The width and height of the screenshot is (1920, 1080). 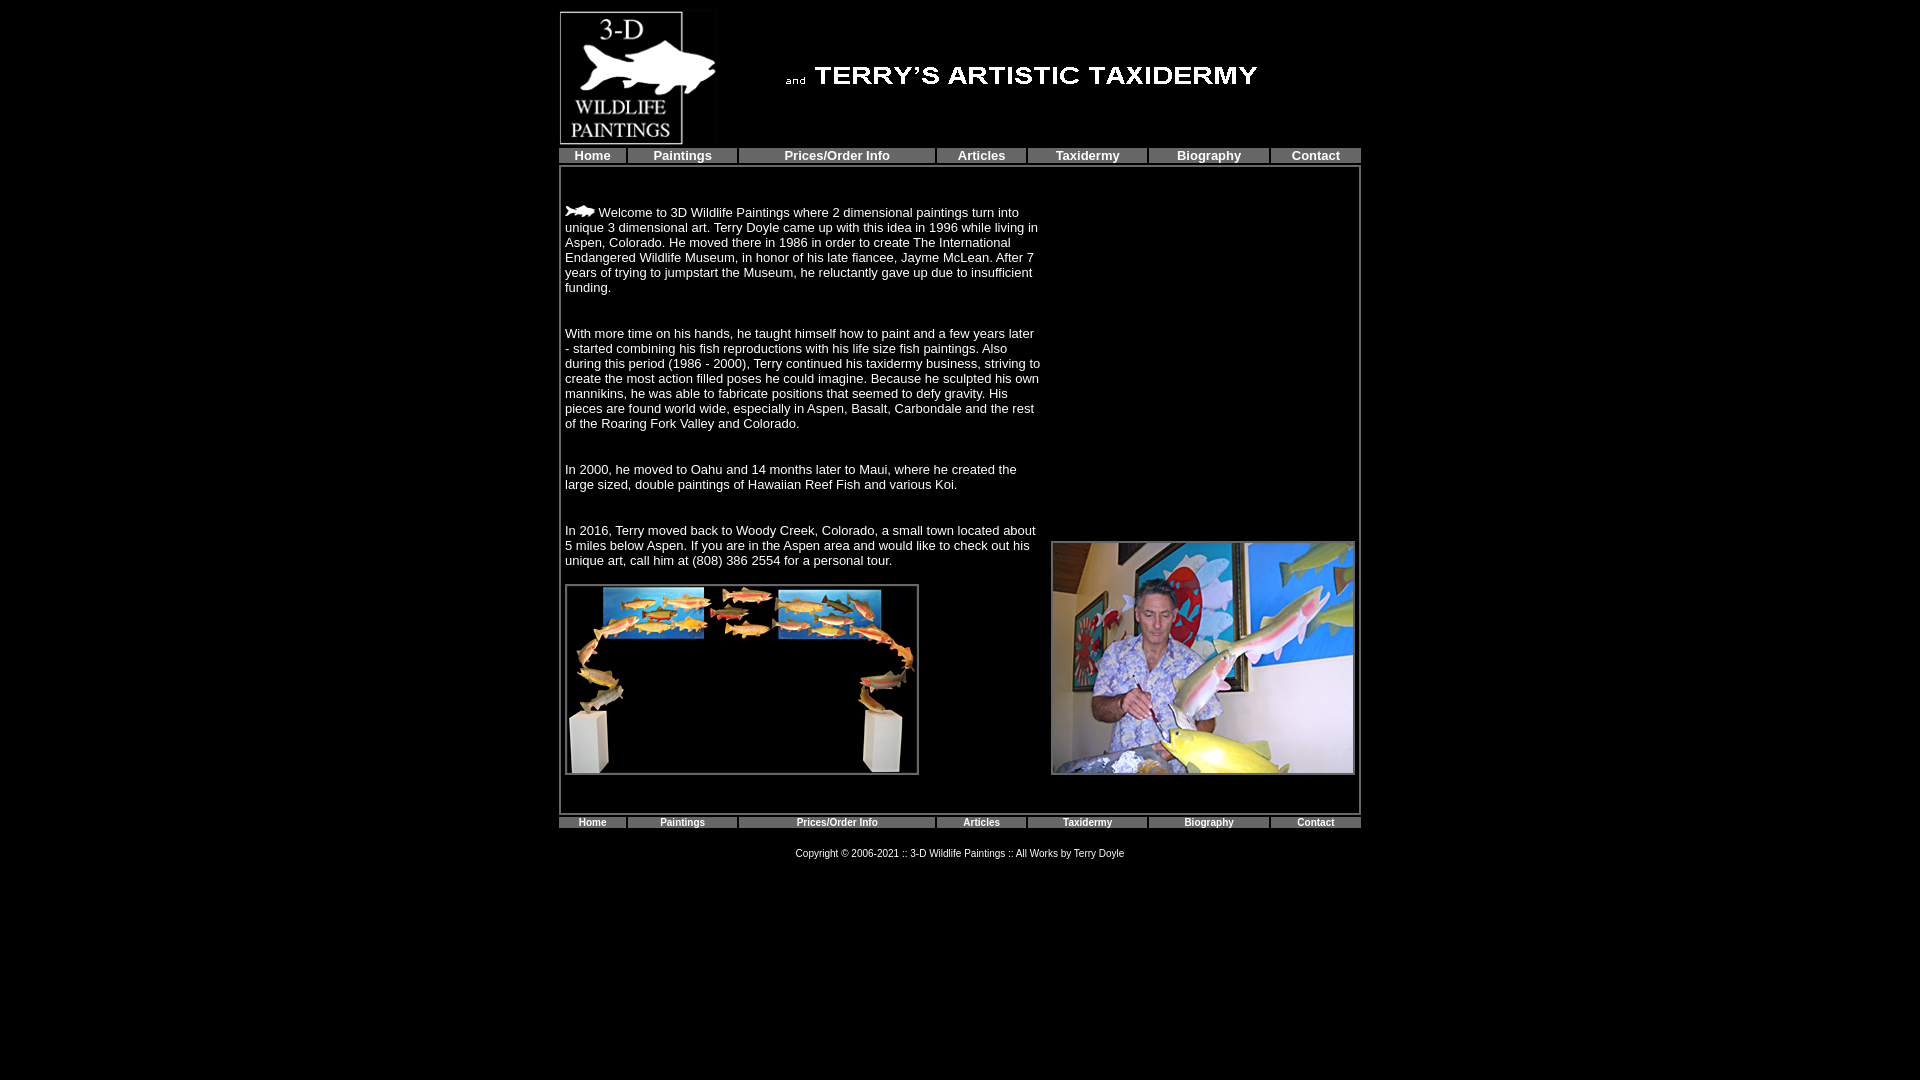 What do you see at coordinates (837, 821) in the screenshot?
I see `'Prices/Order Info'` at bounding box center [837, 821].